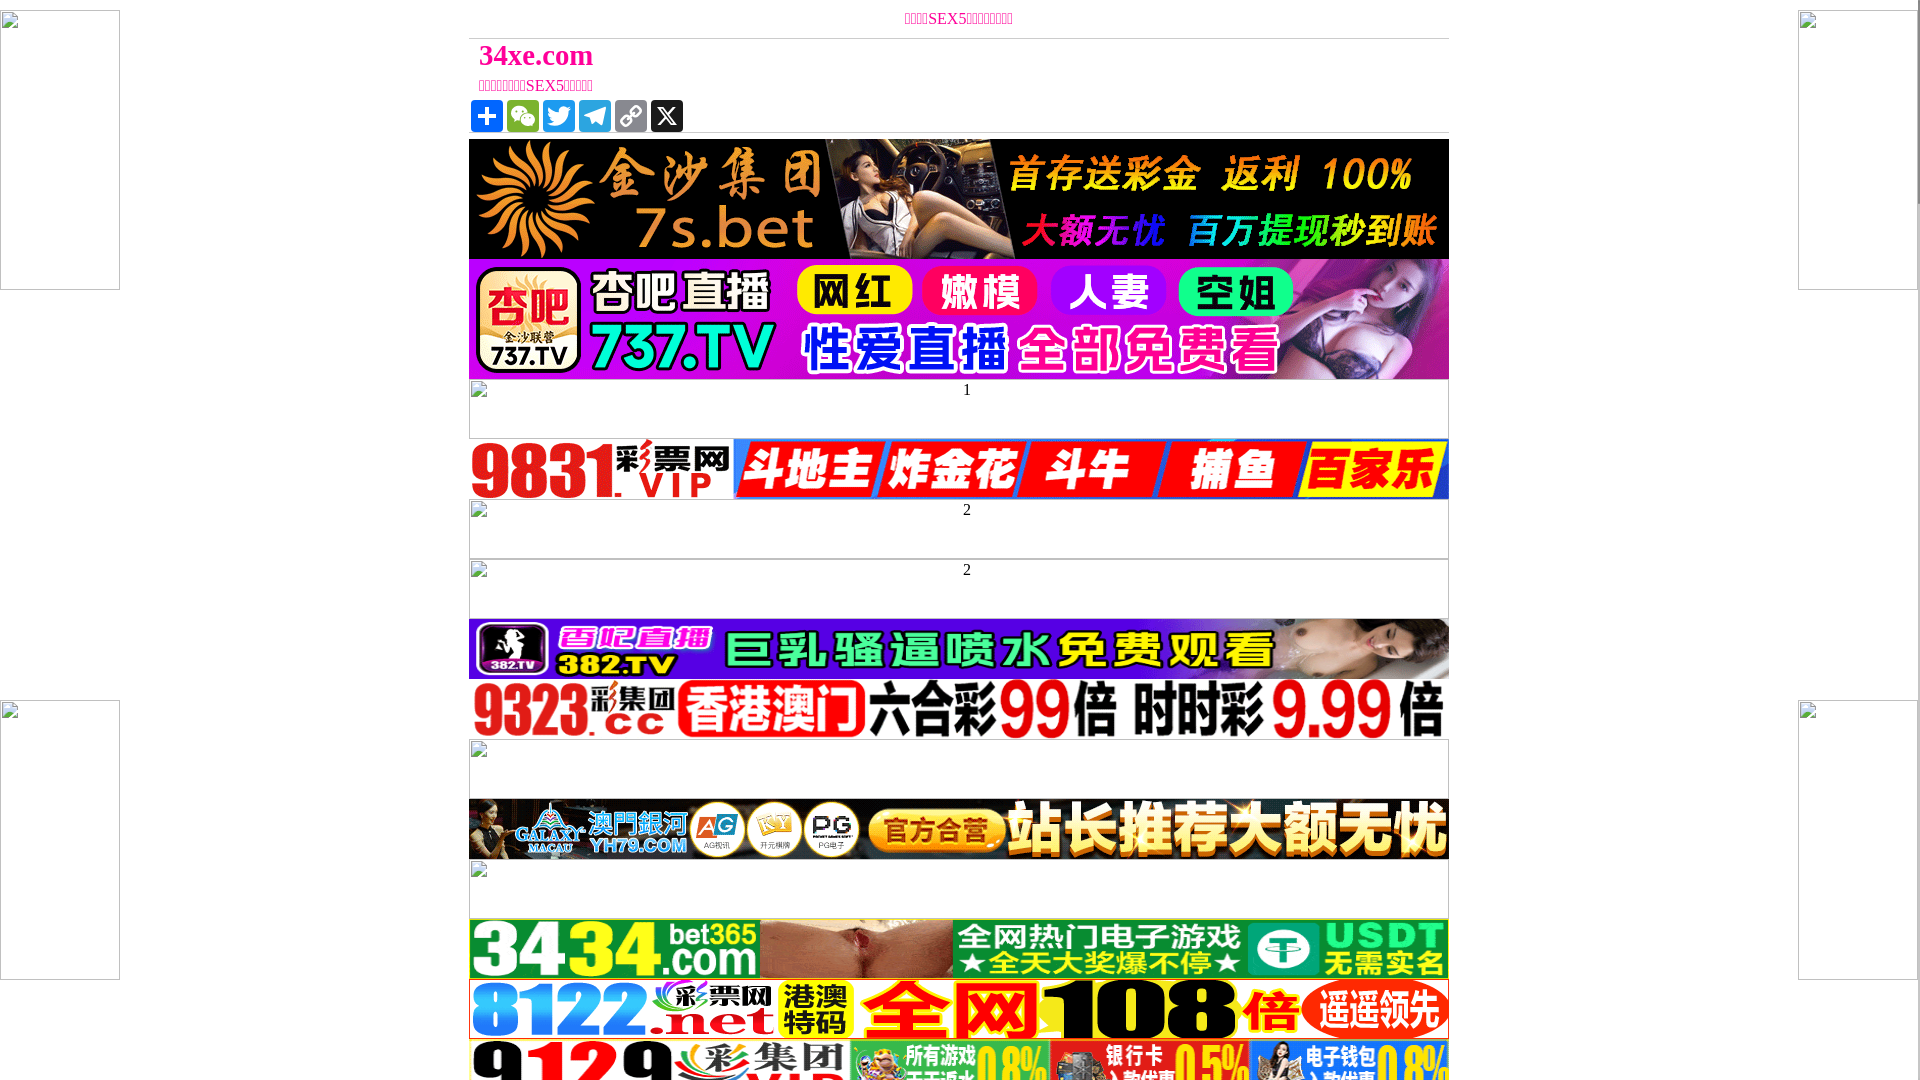 The width and height of the screenshot is (1920, 1080). I want to click on 'Twitter', so click(558, 115).